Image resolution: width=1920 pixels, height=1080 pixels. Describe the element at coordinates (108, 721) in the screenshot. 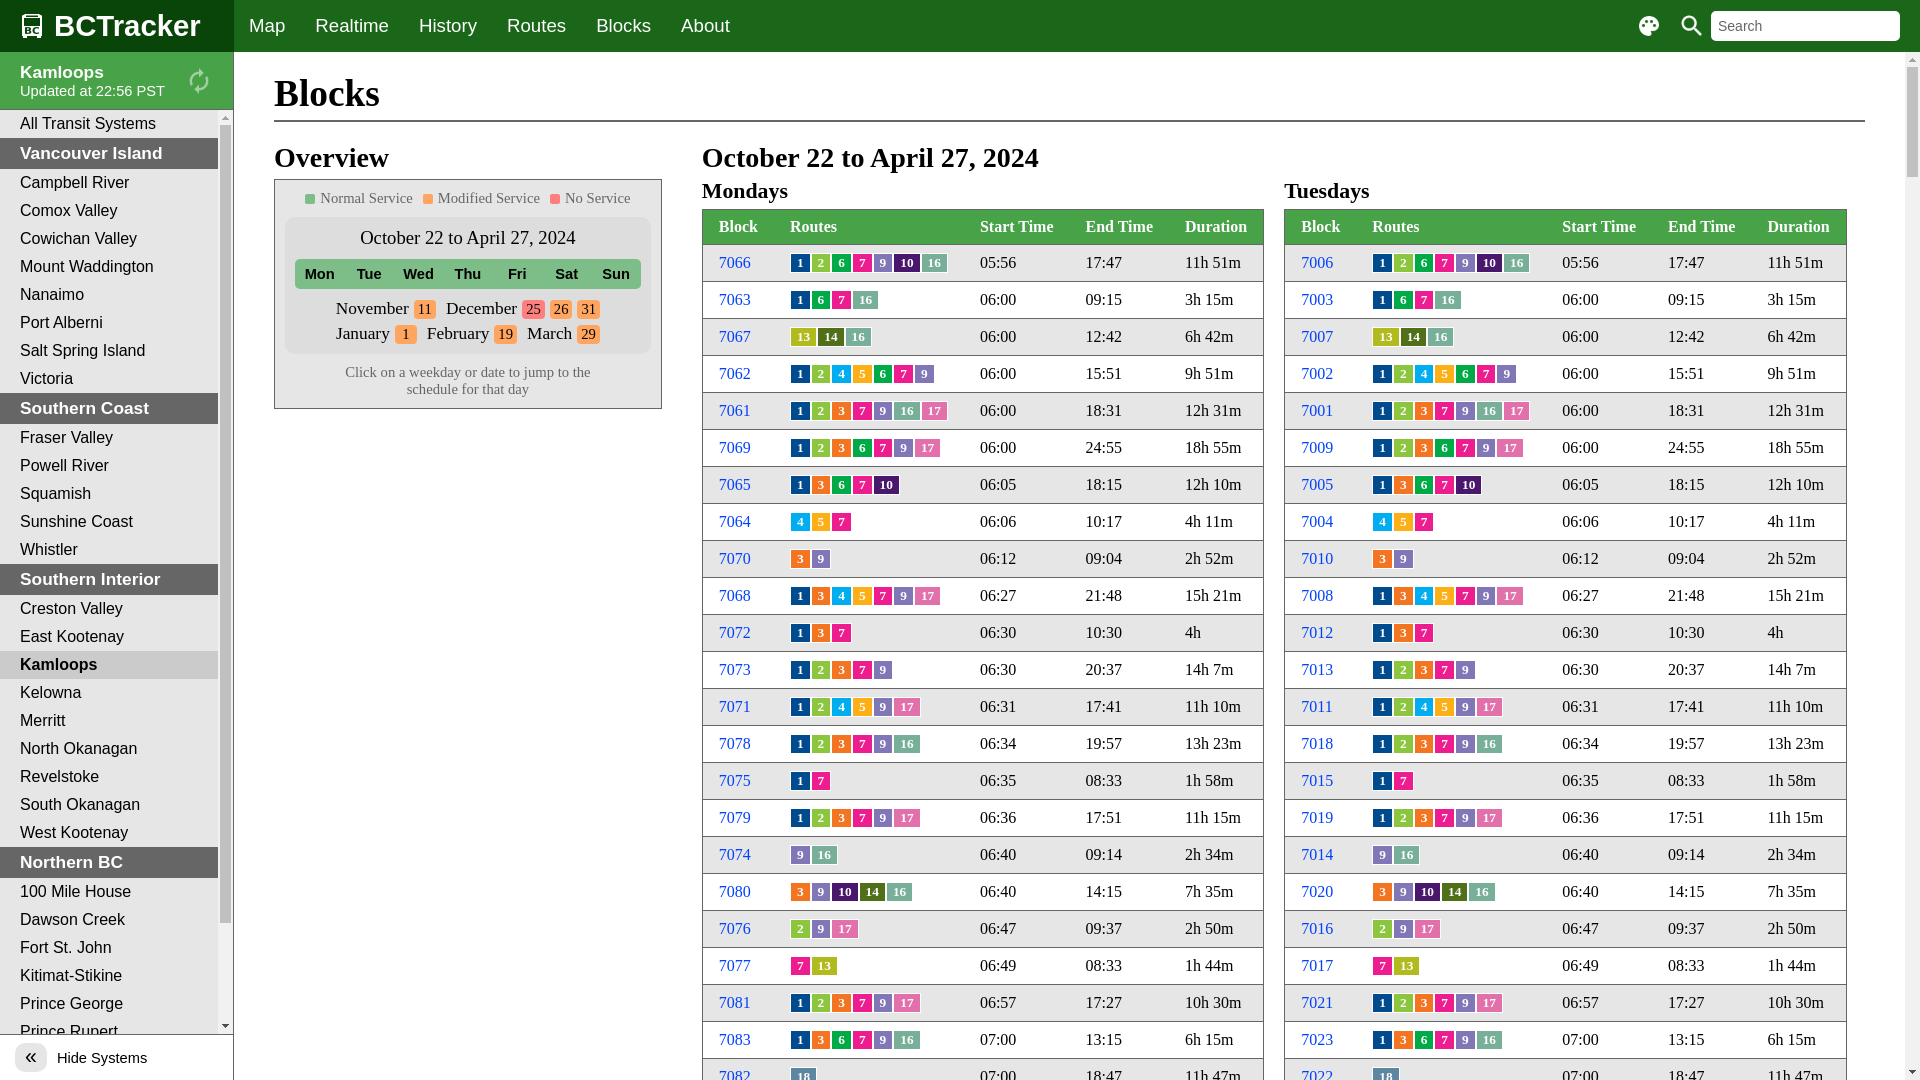

I see `'Merritt'` at that location.